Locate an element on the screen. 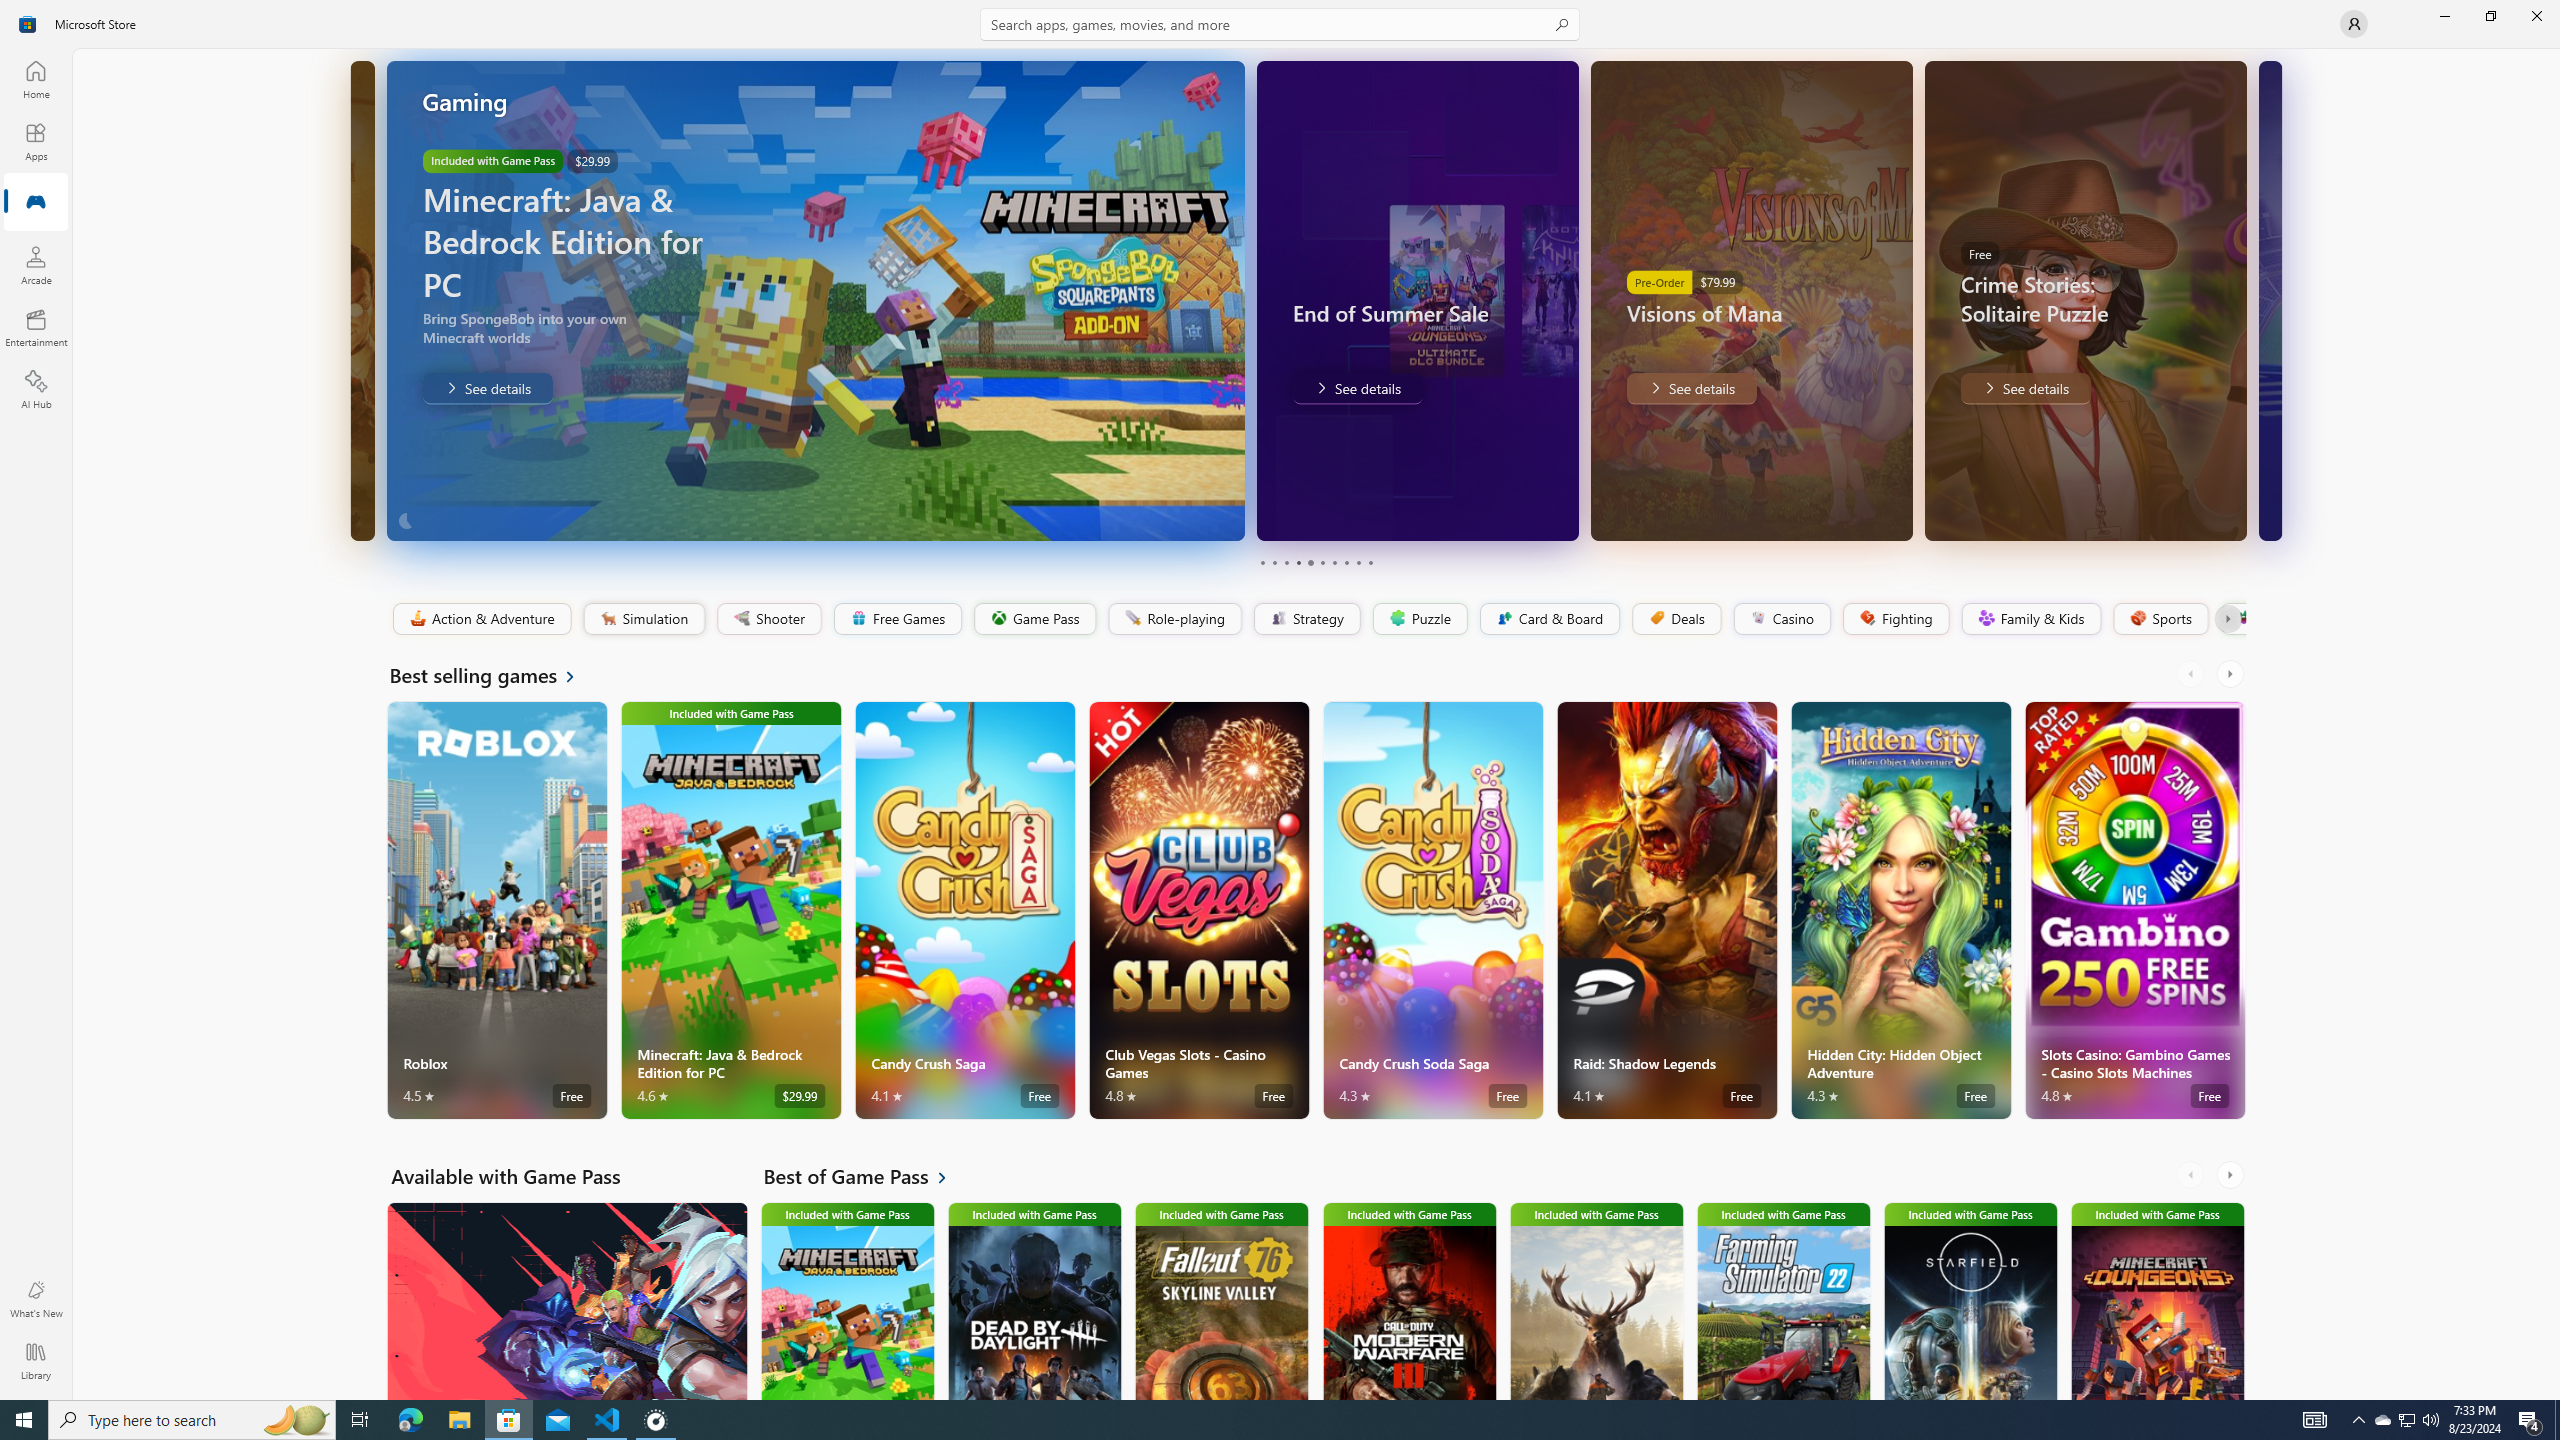  'Search' is located at coordinates (1280, 23).